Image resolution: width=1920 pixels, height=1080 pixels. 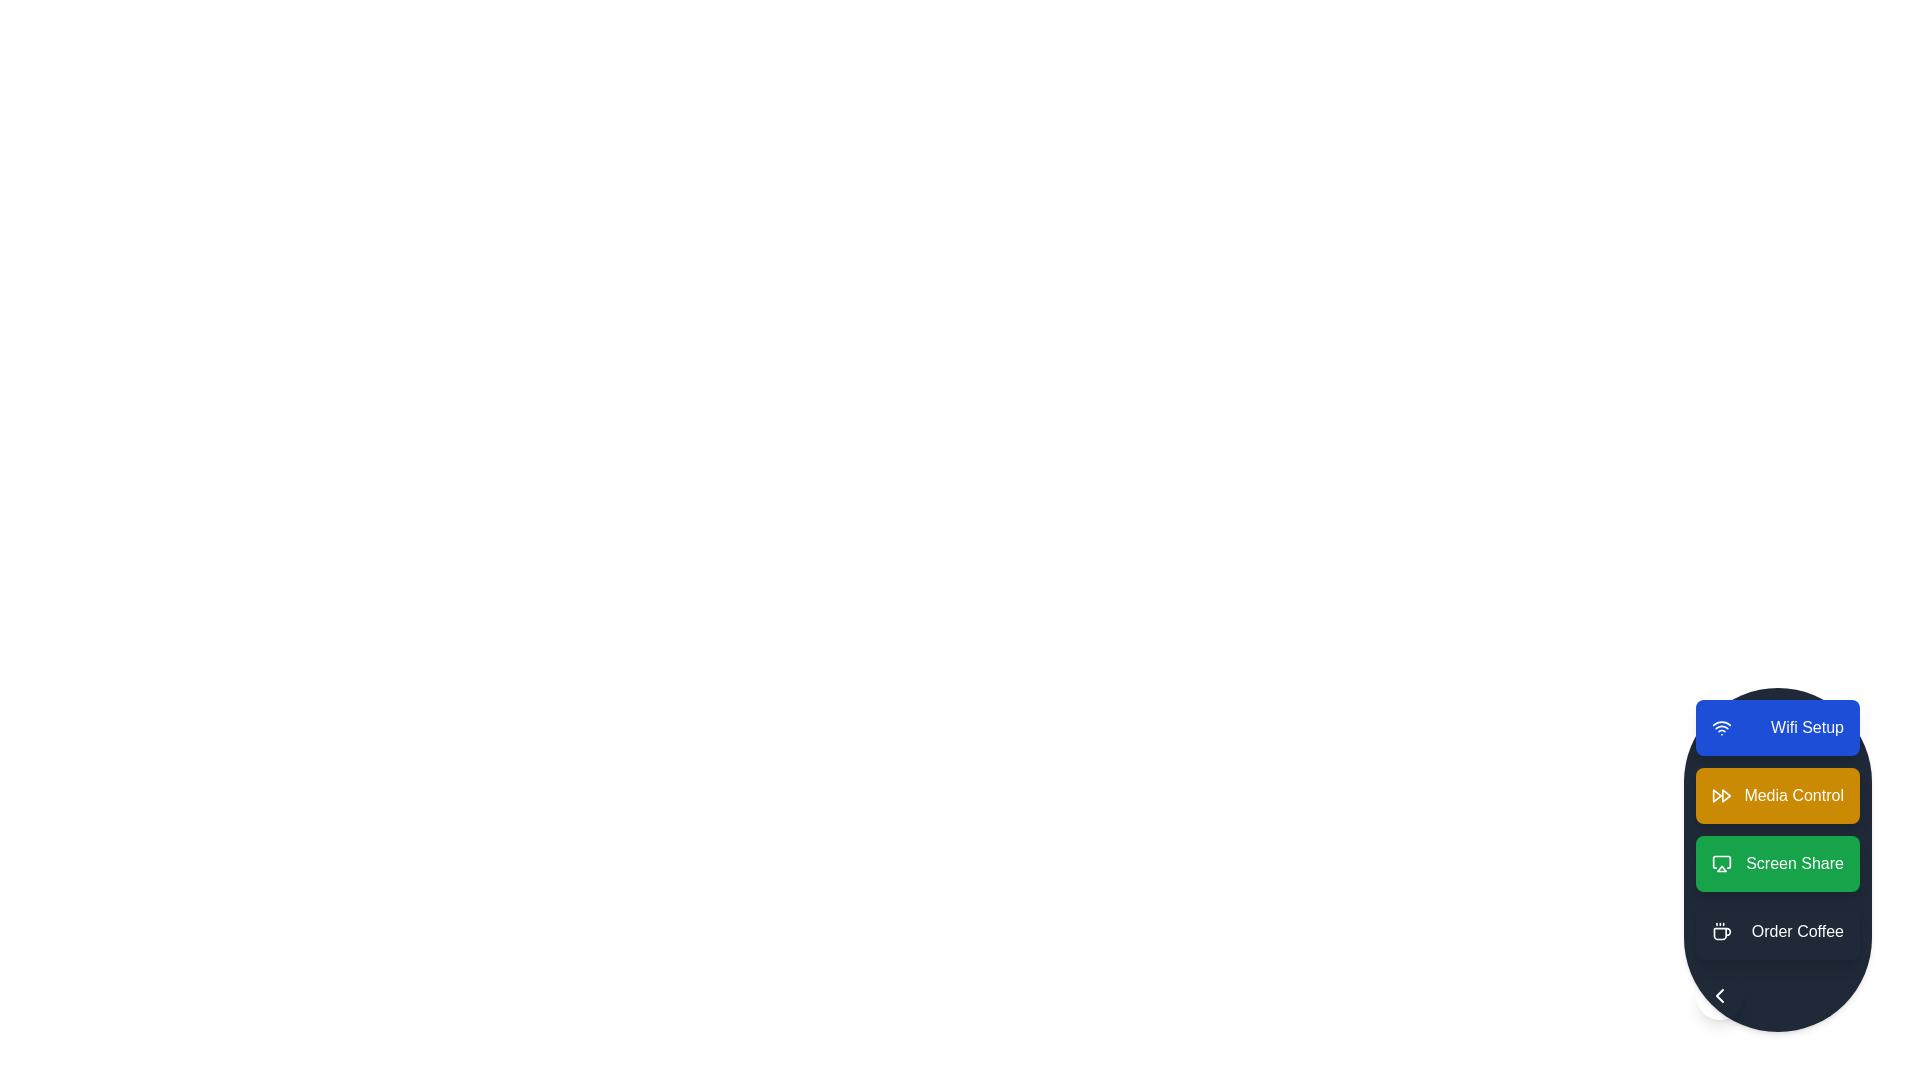 I want to click on the action item Order Coffee from the speed dial, so click(x=1778, y=932).